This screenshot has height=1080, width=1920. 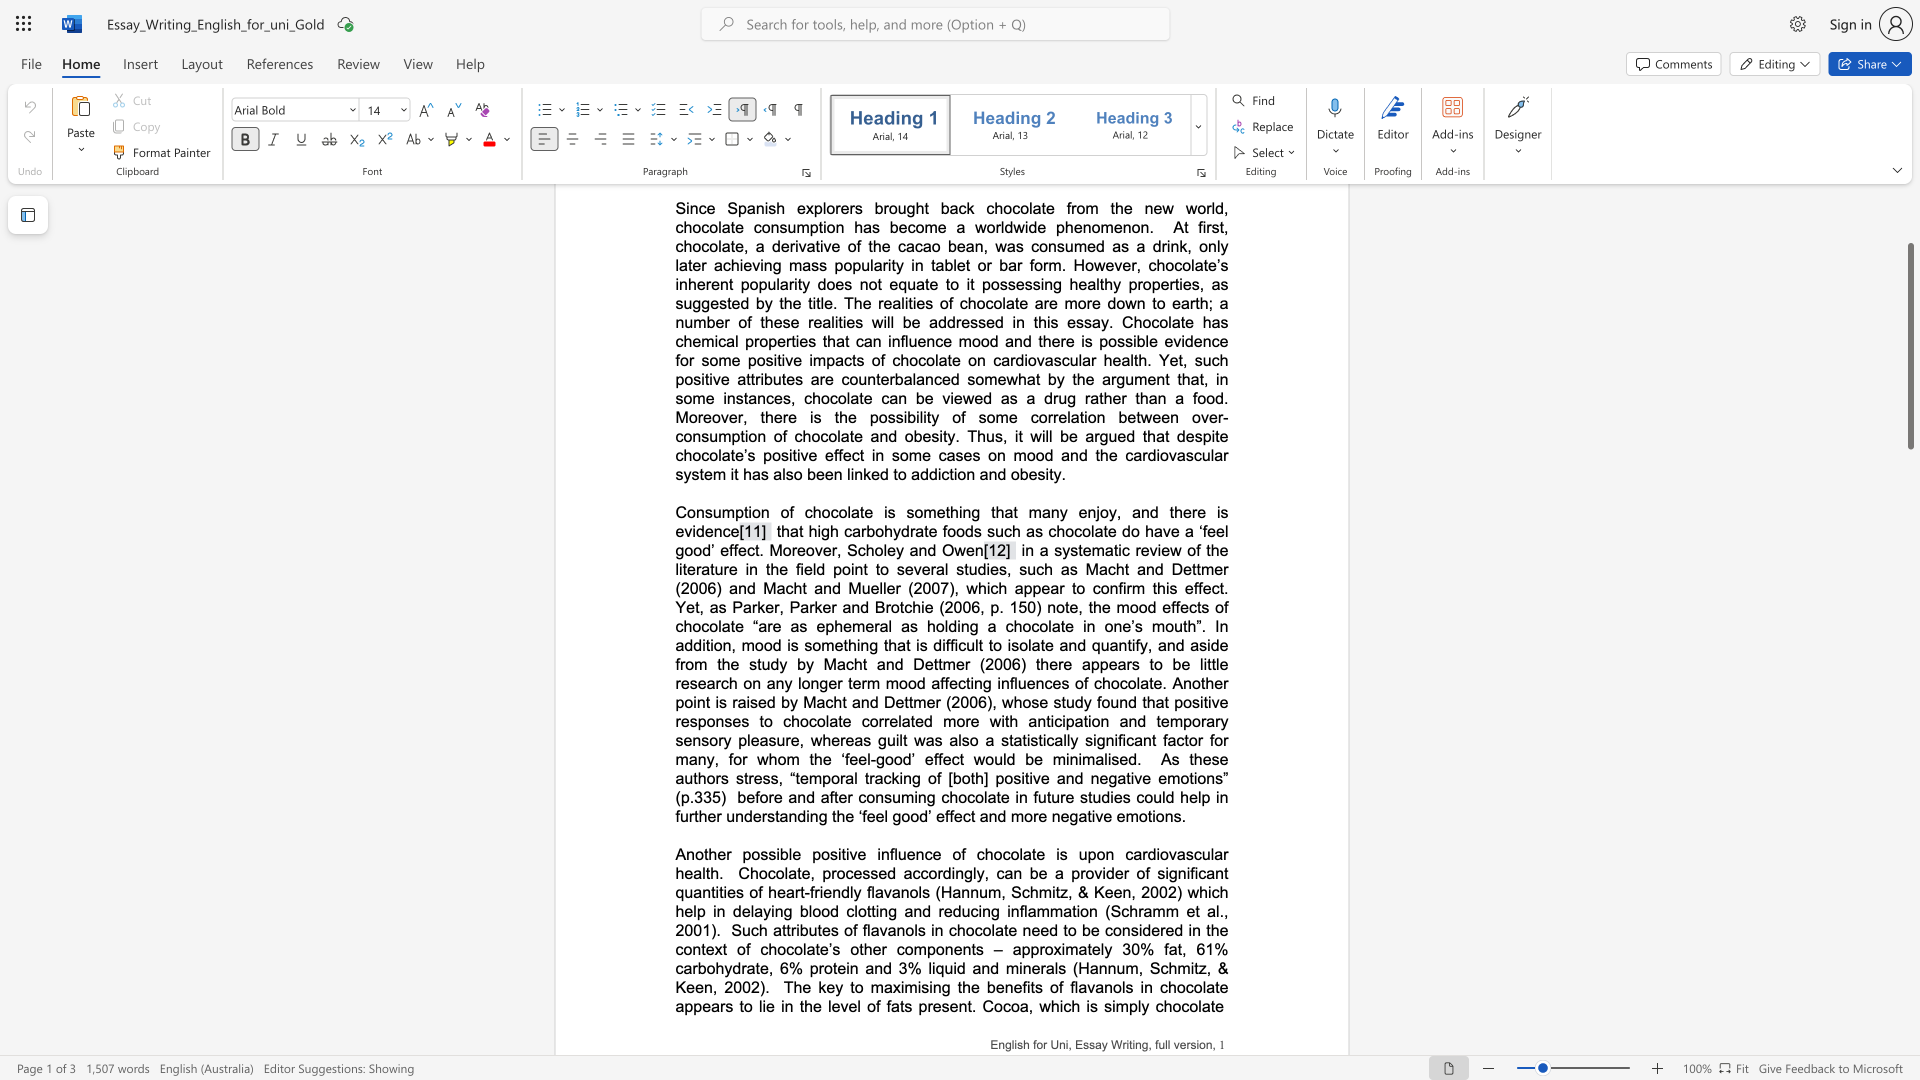 I want to click on the scrollbar and move down 1680 pixels, so click(x=1909, y=345).